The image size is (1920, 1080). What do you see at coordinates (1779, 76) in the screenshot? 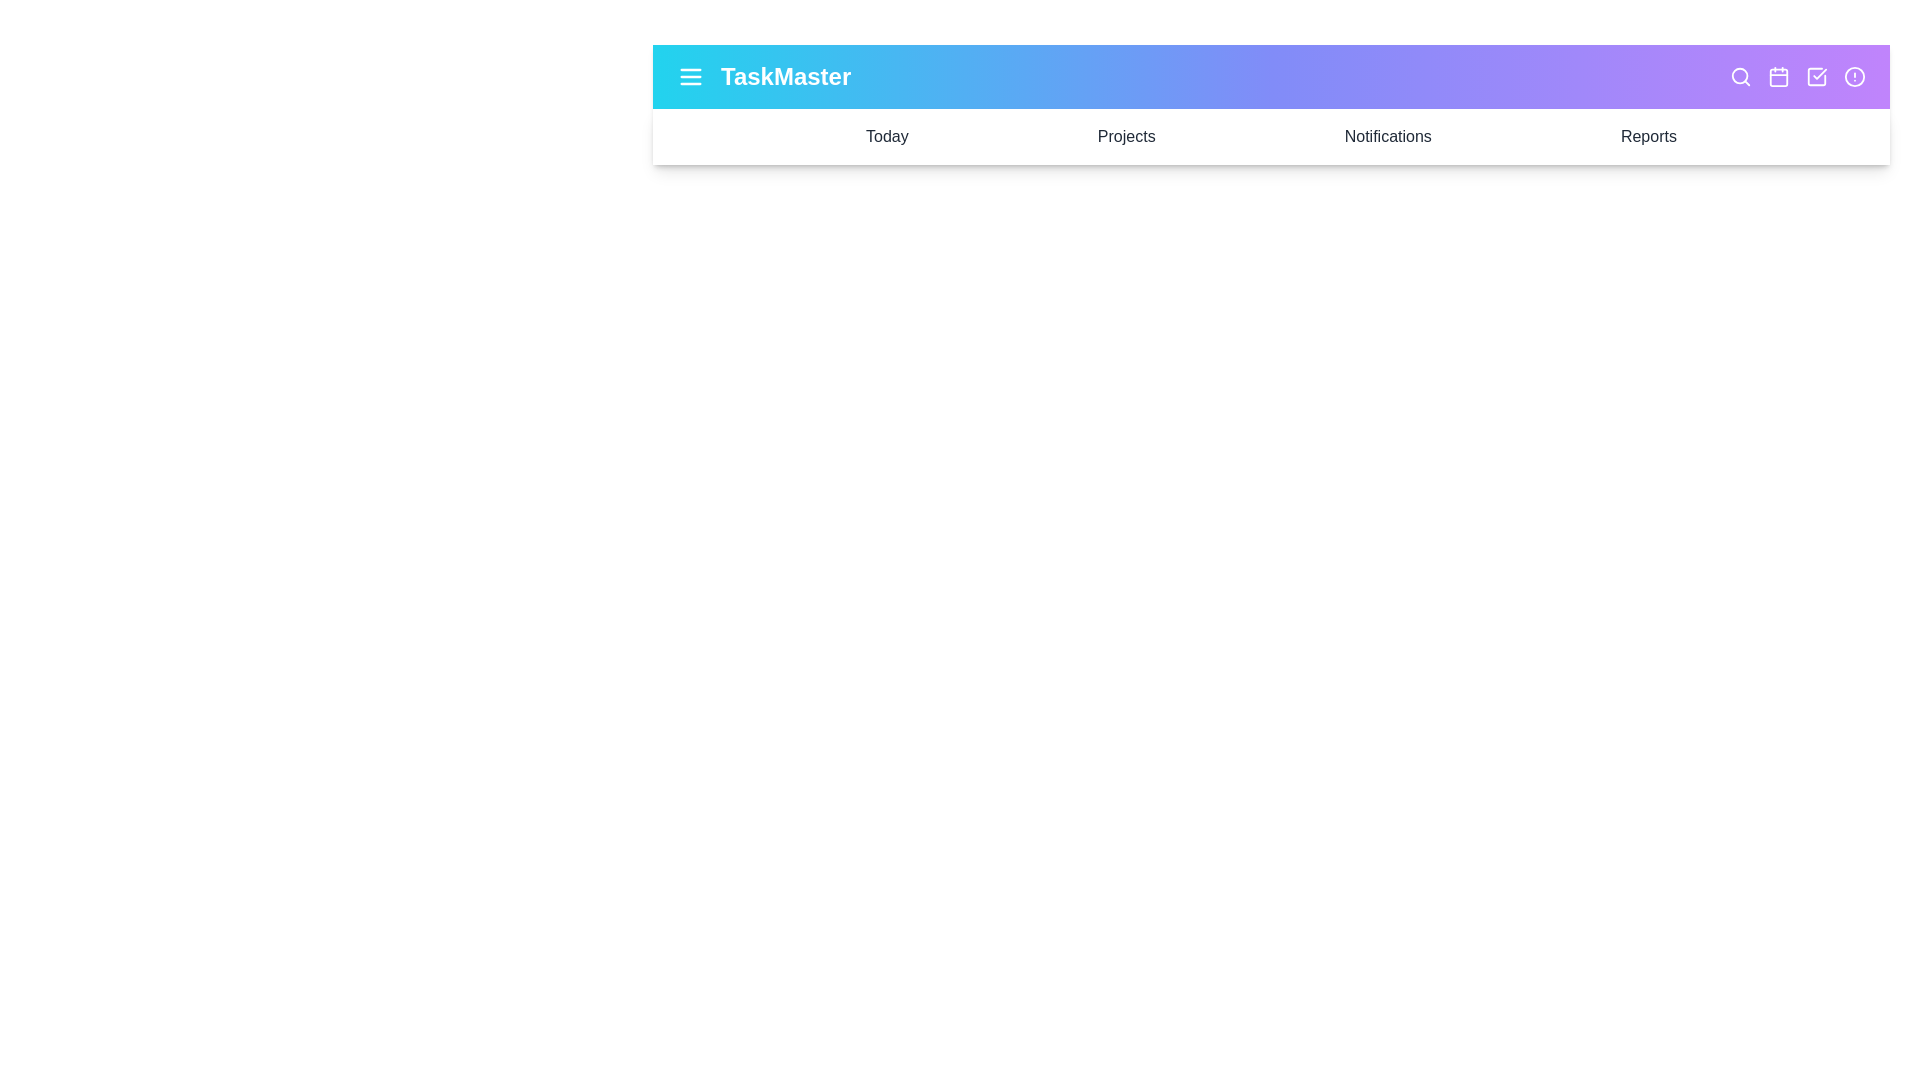
I see `the calendar icon to access the calendar view` at bounding box center [1779, 76].